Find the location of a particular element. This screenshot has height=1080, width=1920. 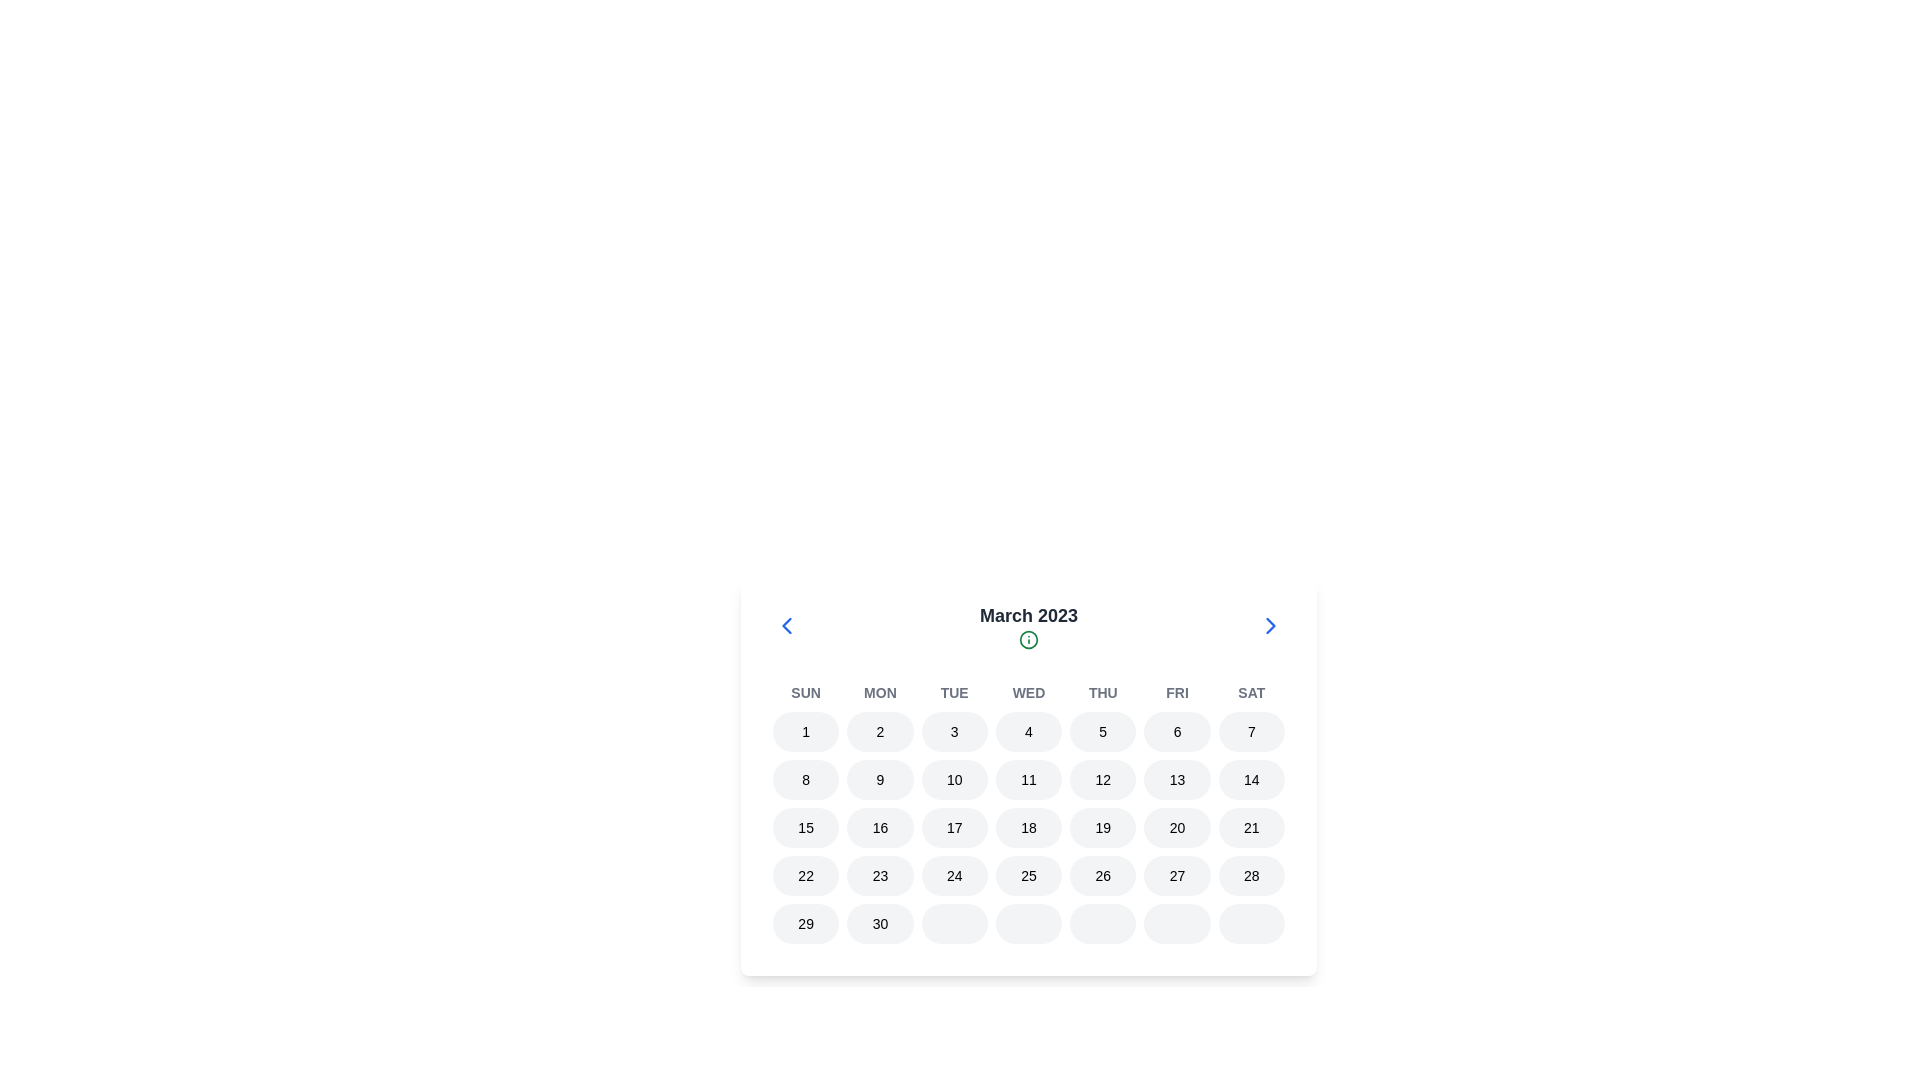

the circular button labeled '3' in the calendar grid under 'TUE' is located at coordinates (953, 732).